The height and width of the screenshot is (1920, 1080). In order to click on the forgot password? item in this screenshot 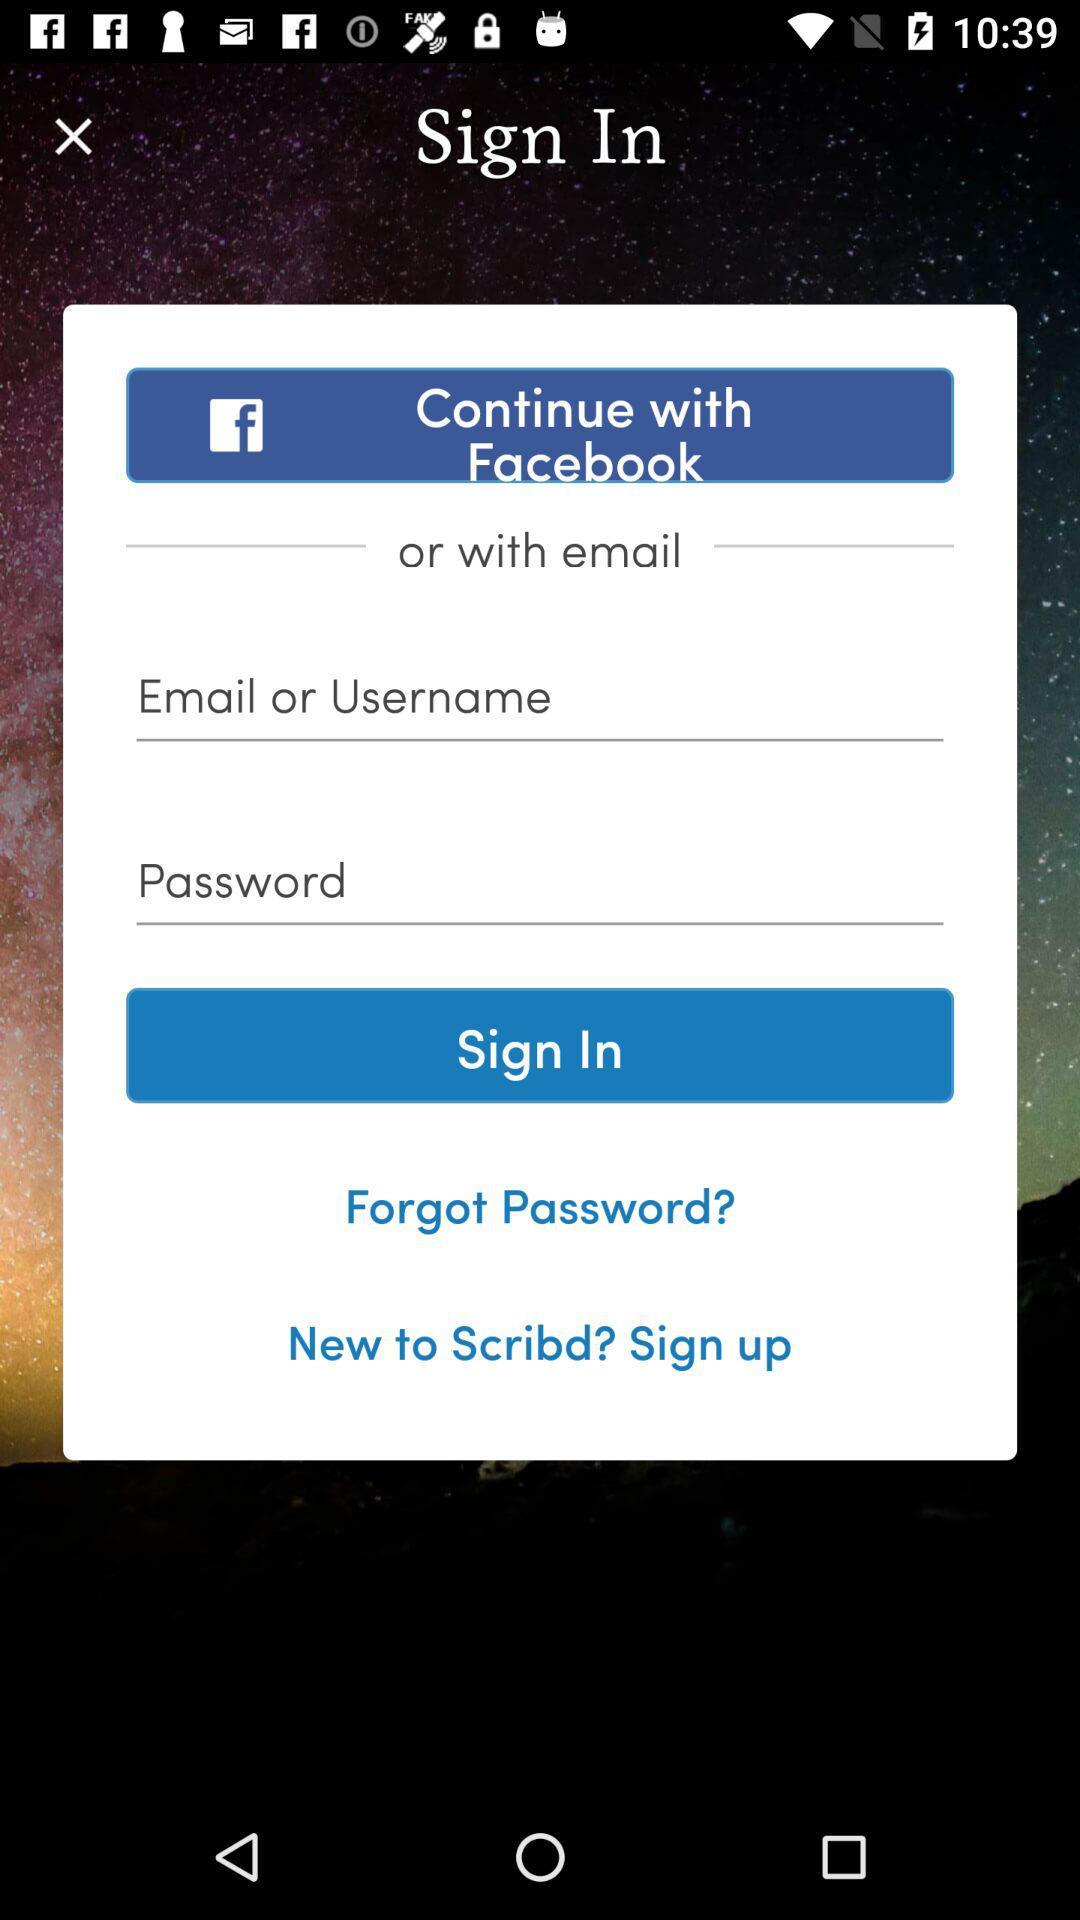, I will do `click(540, 1202)`.